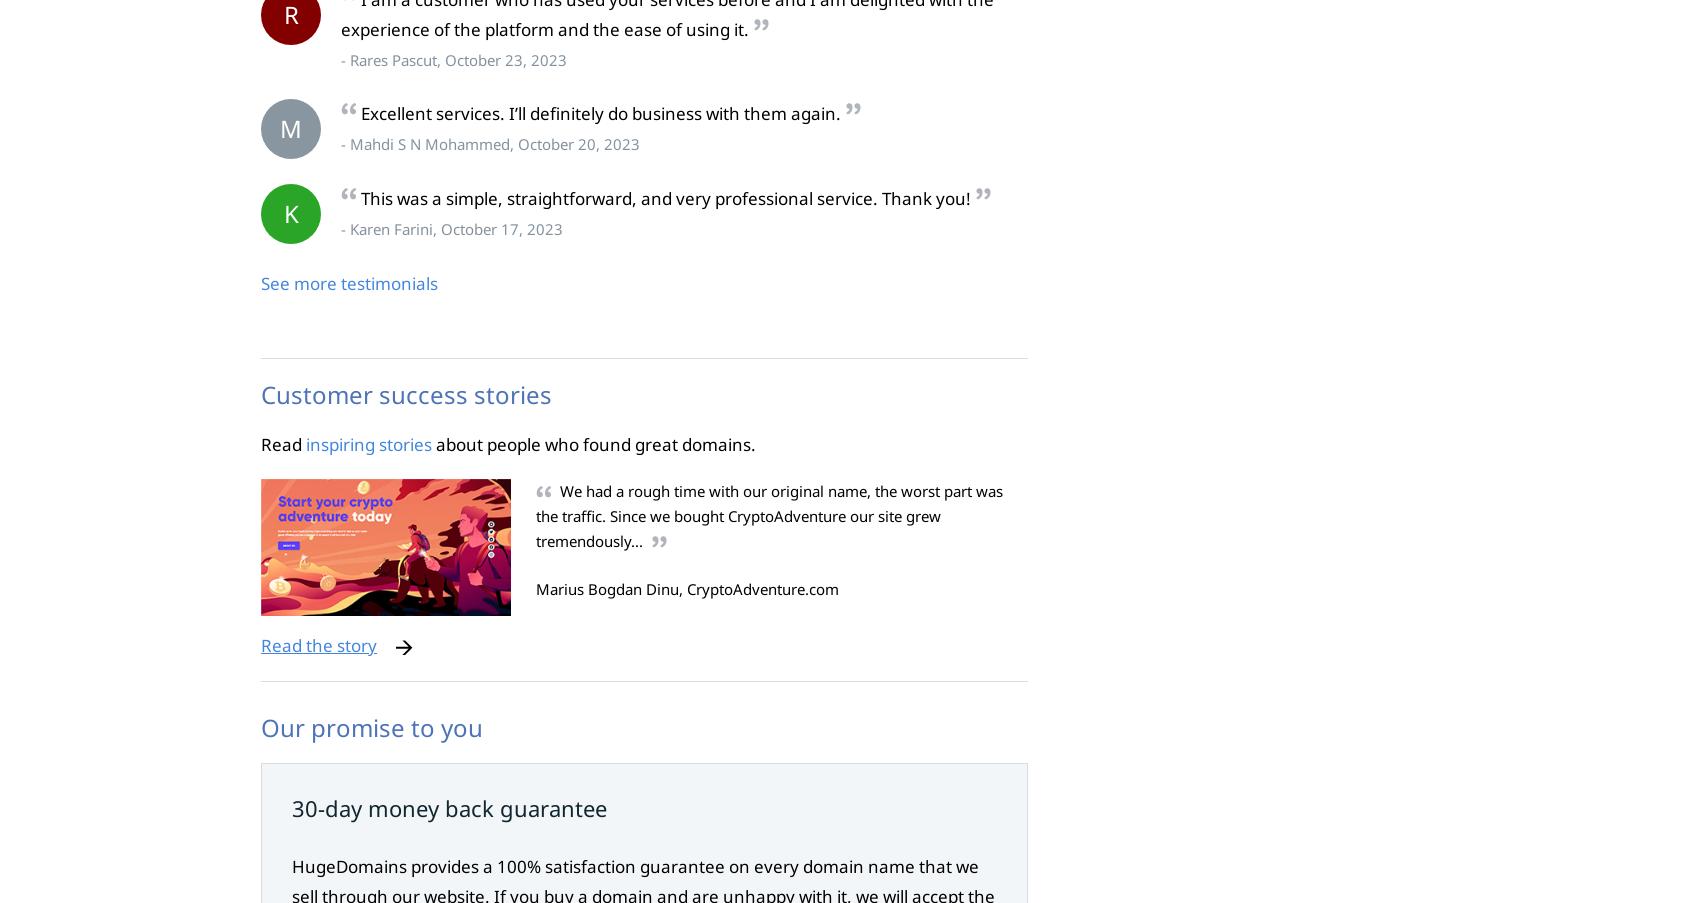 The height and width of the screenshot is (903, 1692). I want to click on 'We had a rough time with our original name, the worst part was the traffic. Since we bought CryptoAdventure our site grew tremendously...', so click(768, 515).